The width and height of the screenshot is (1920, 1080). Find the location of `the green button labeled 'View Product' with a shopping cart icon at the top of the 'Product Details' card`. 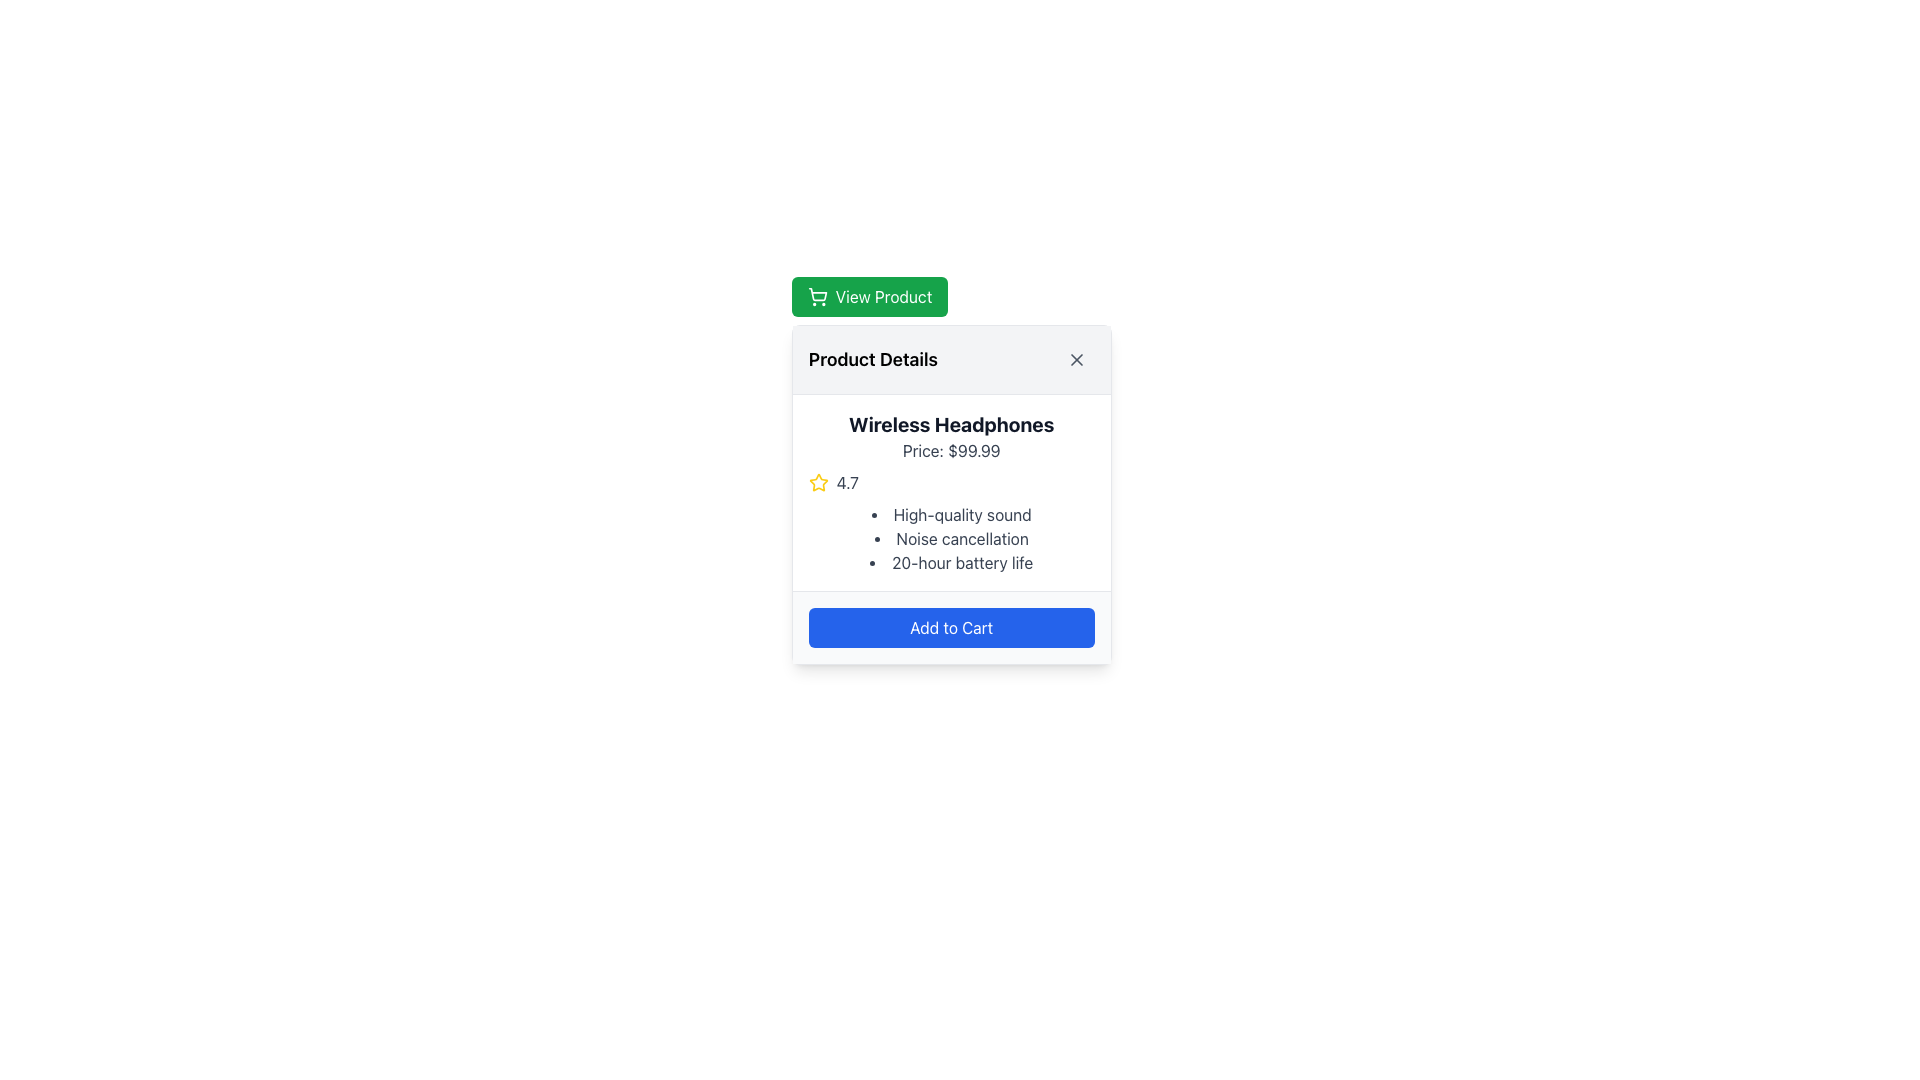

the green button labeled 'View Product' with a shopping cart icon at the top of the 'Product Details' card is located at coordinates (869, 297).